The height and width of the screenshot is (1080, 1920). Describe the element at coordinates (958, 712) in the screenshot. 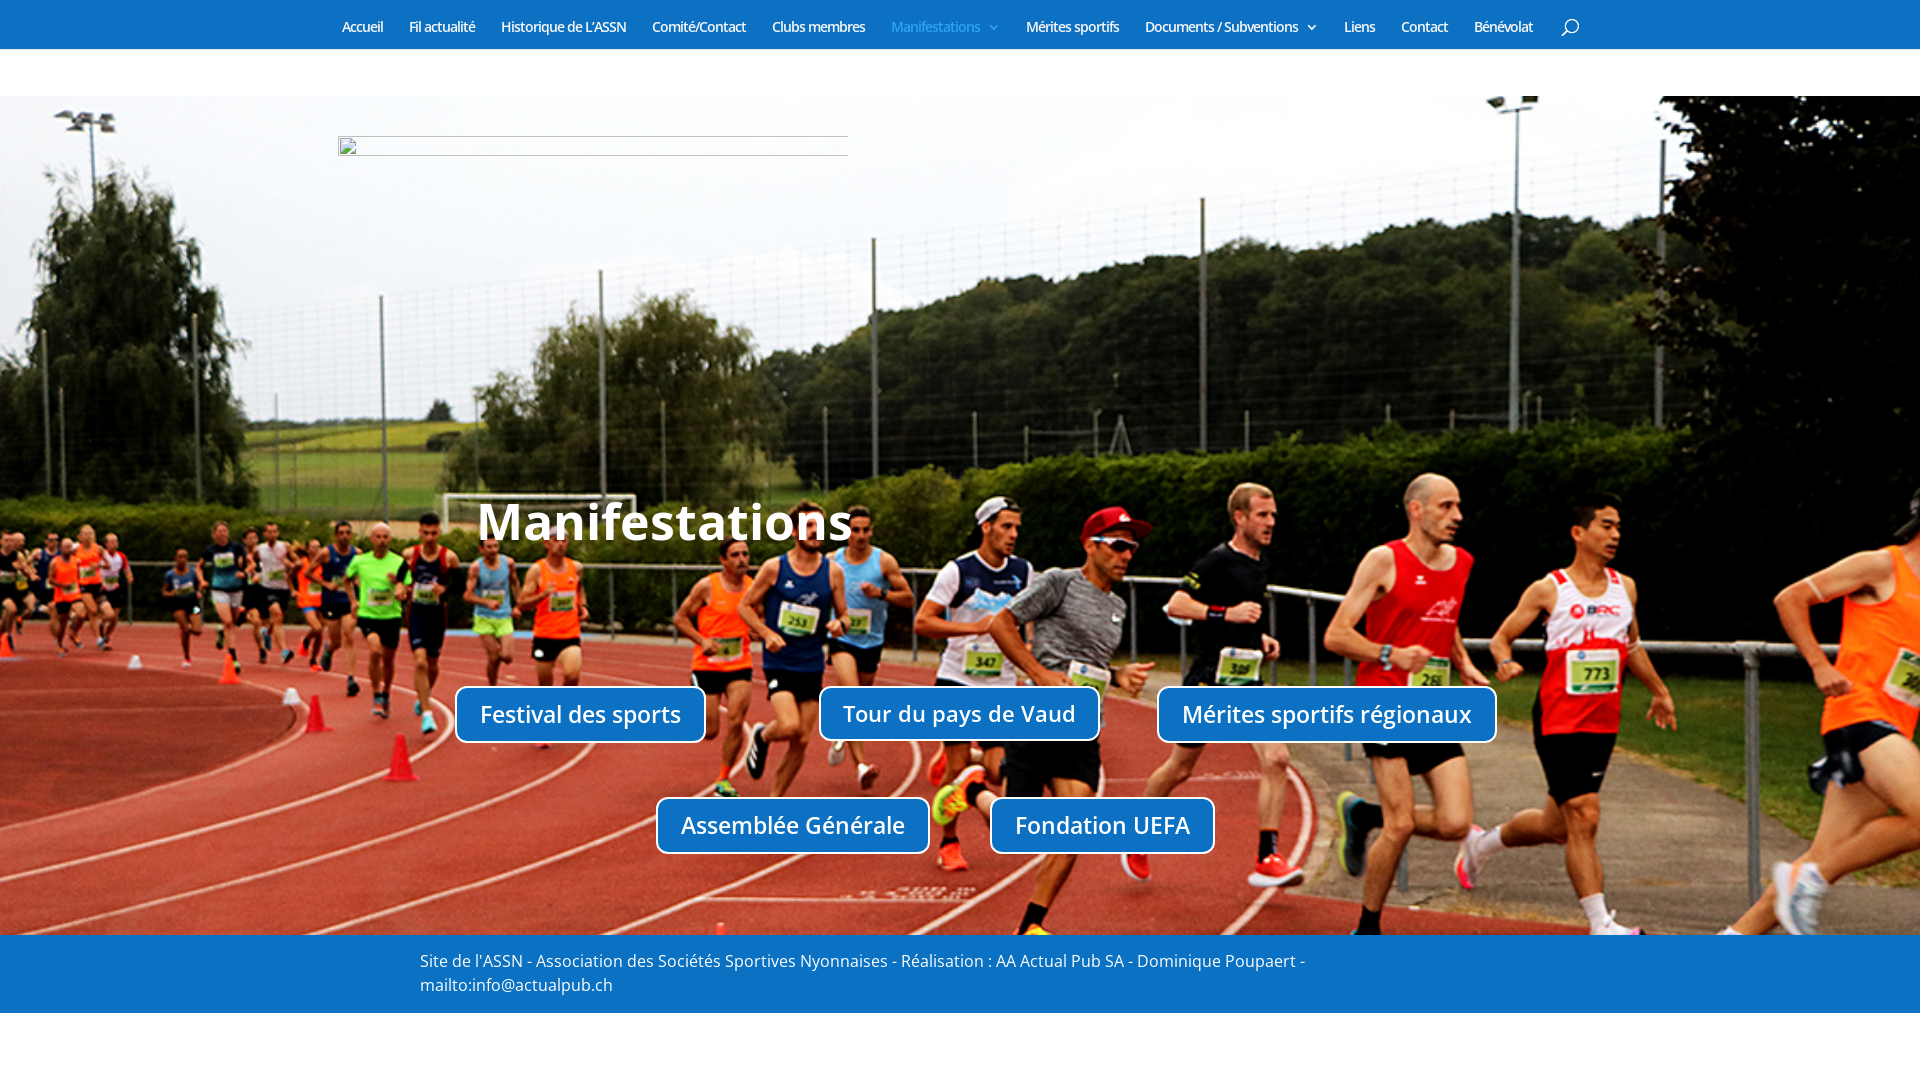

I see `'Tour du pays de Vaud'` at that location.